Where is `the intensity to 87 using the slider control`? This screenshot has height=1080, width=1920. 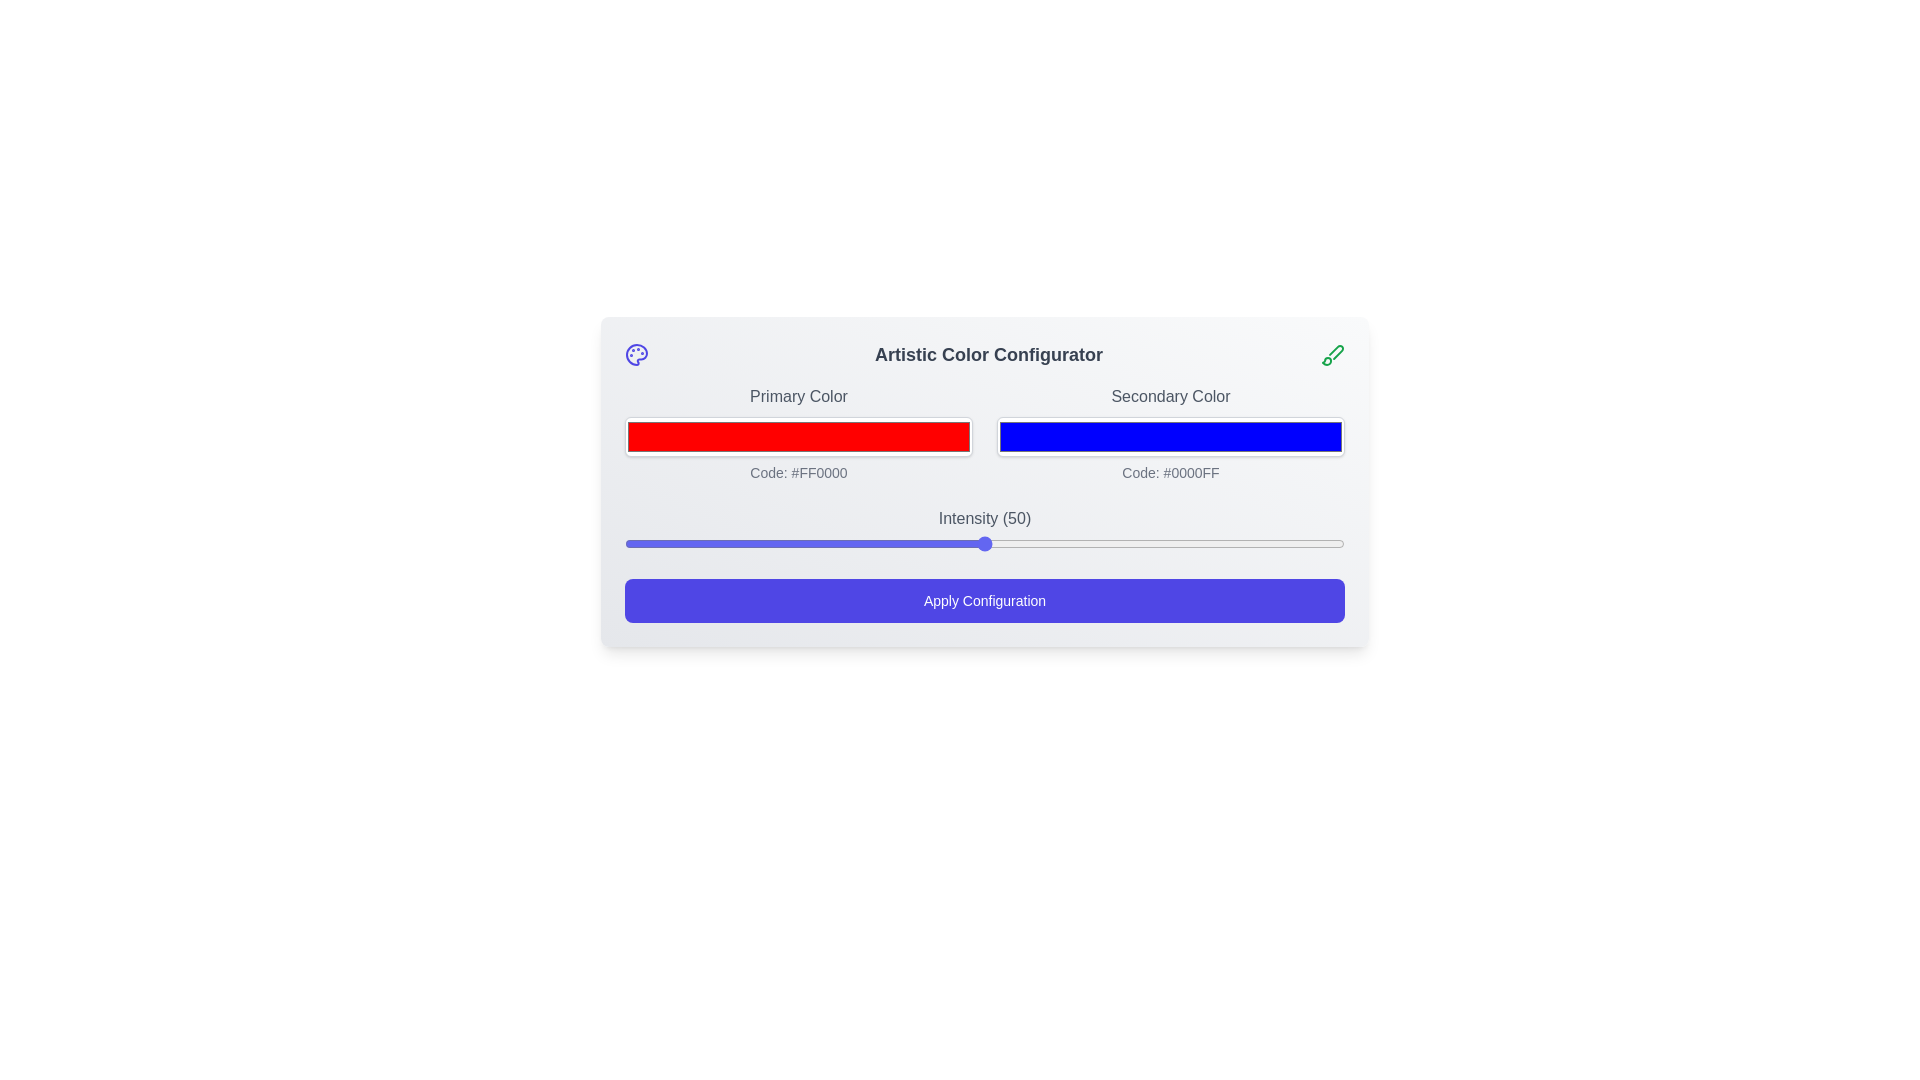 the intensity to 87 using the slider control is located at coordinates (1250, 543).